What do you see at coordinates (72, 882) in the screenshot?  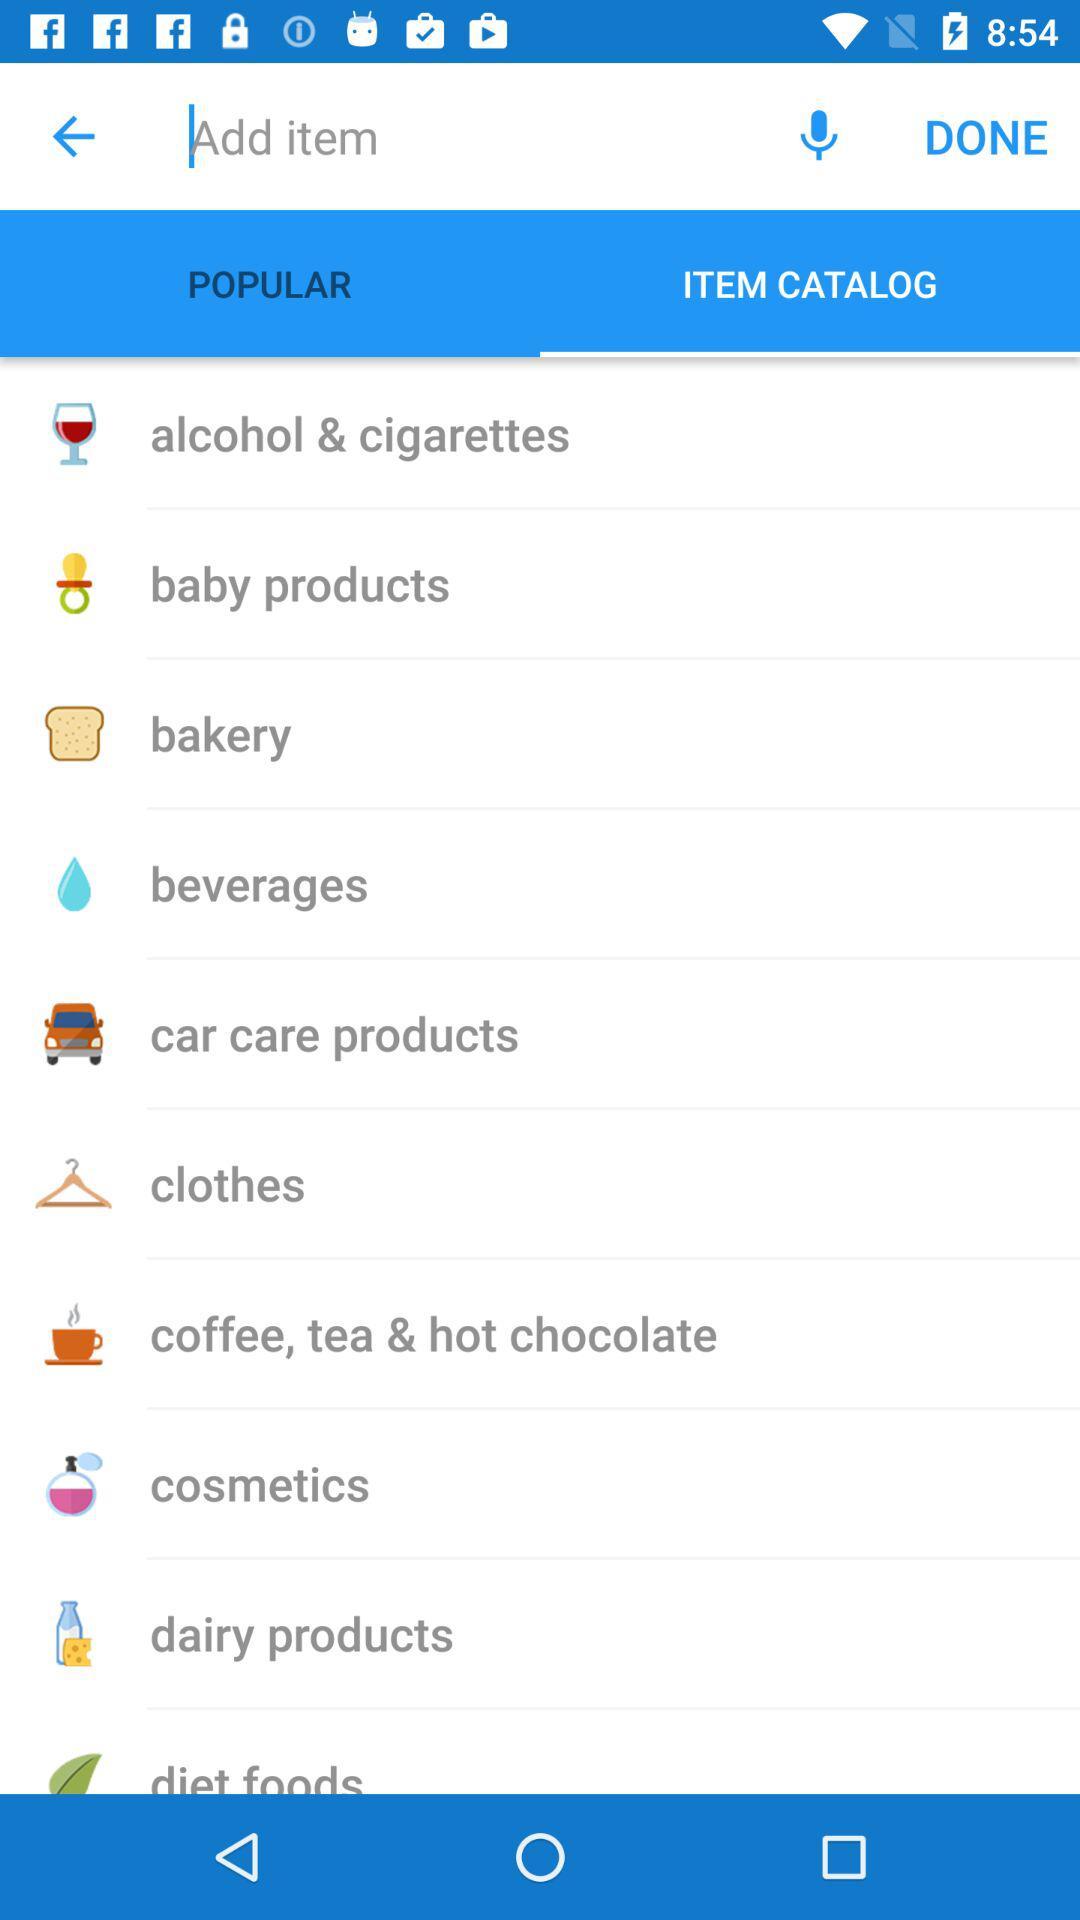 I see `the icon before beverages` at bounding box center [72, 882].